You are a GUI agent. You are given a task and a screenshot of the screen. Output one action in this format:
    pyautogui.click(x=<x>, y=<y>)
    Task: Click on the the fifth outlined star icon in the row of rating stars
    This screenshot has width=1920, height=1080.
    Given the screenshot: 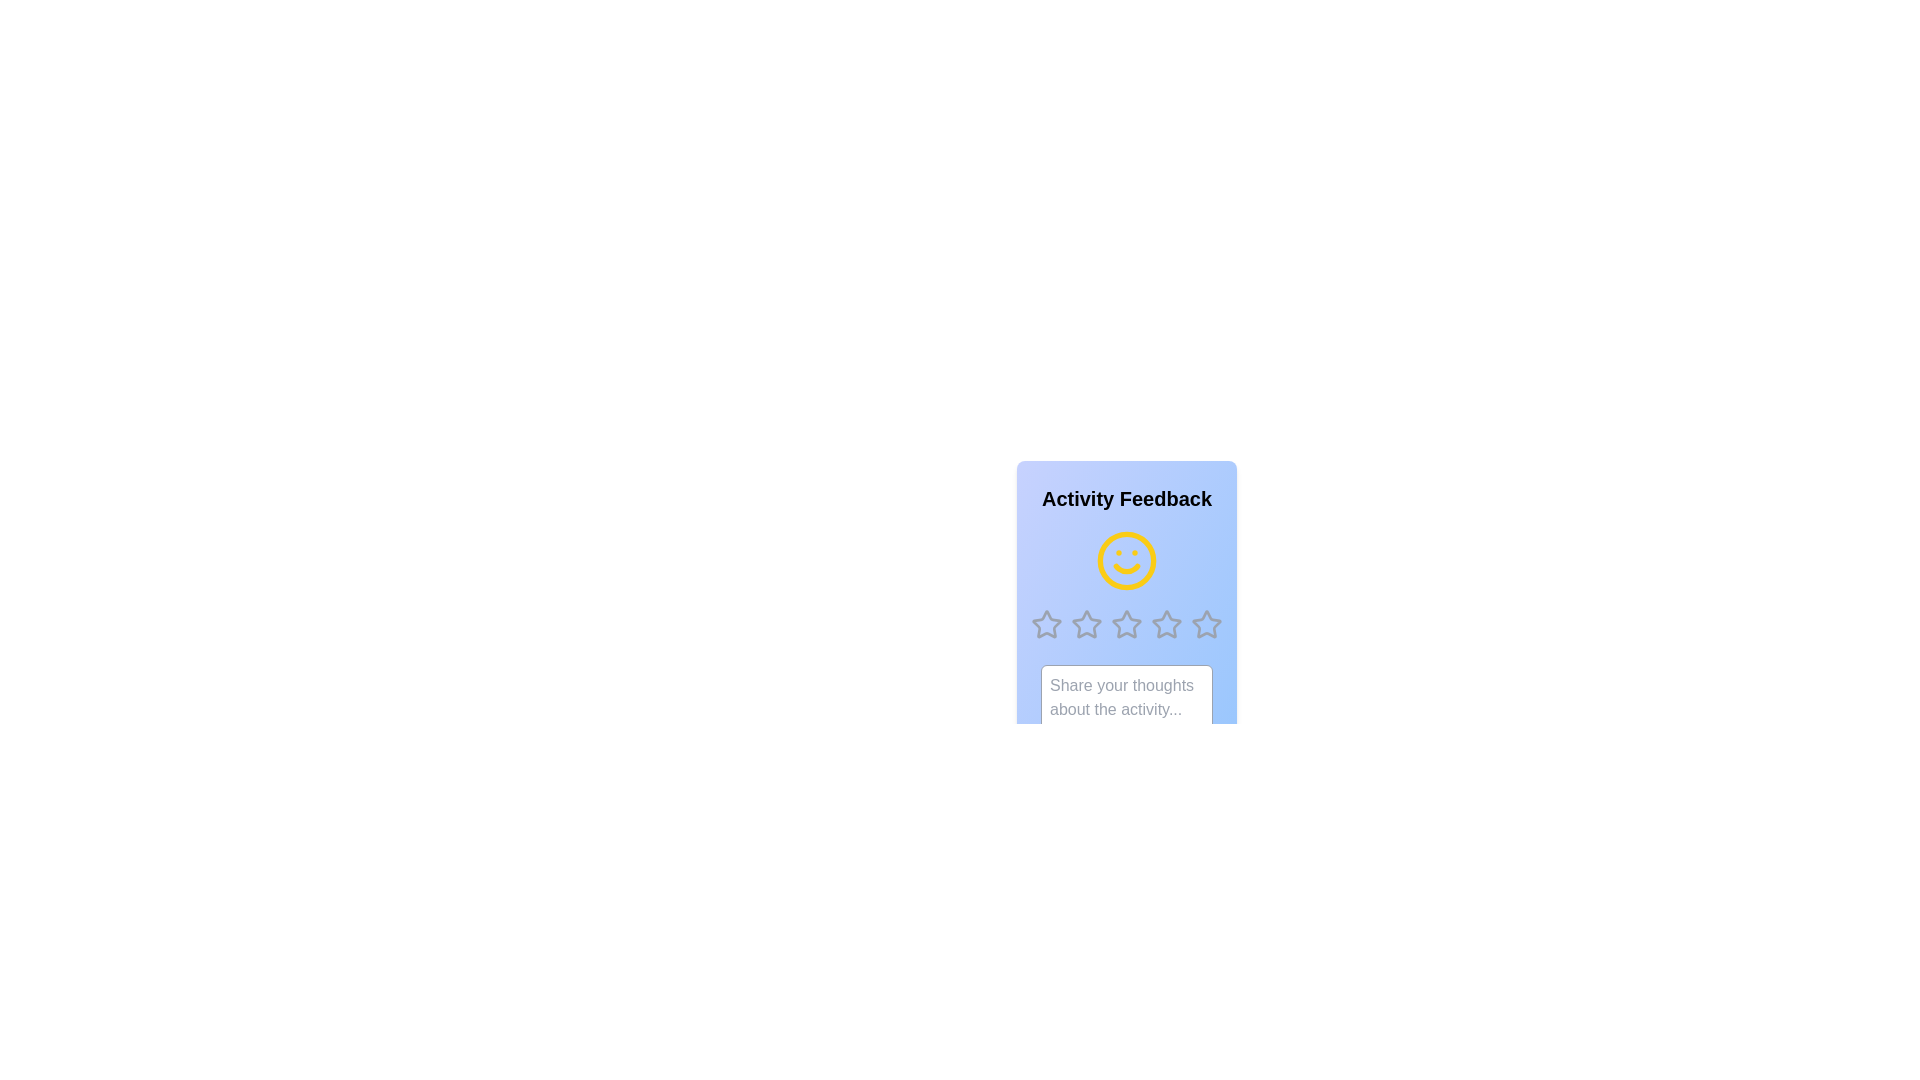 What is the action you would take?
    pyautogui.click(x=1205, y=623)
    